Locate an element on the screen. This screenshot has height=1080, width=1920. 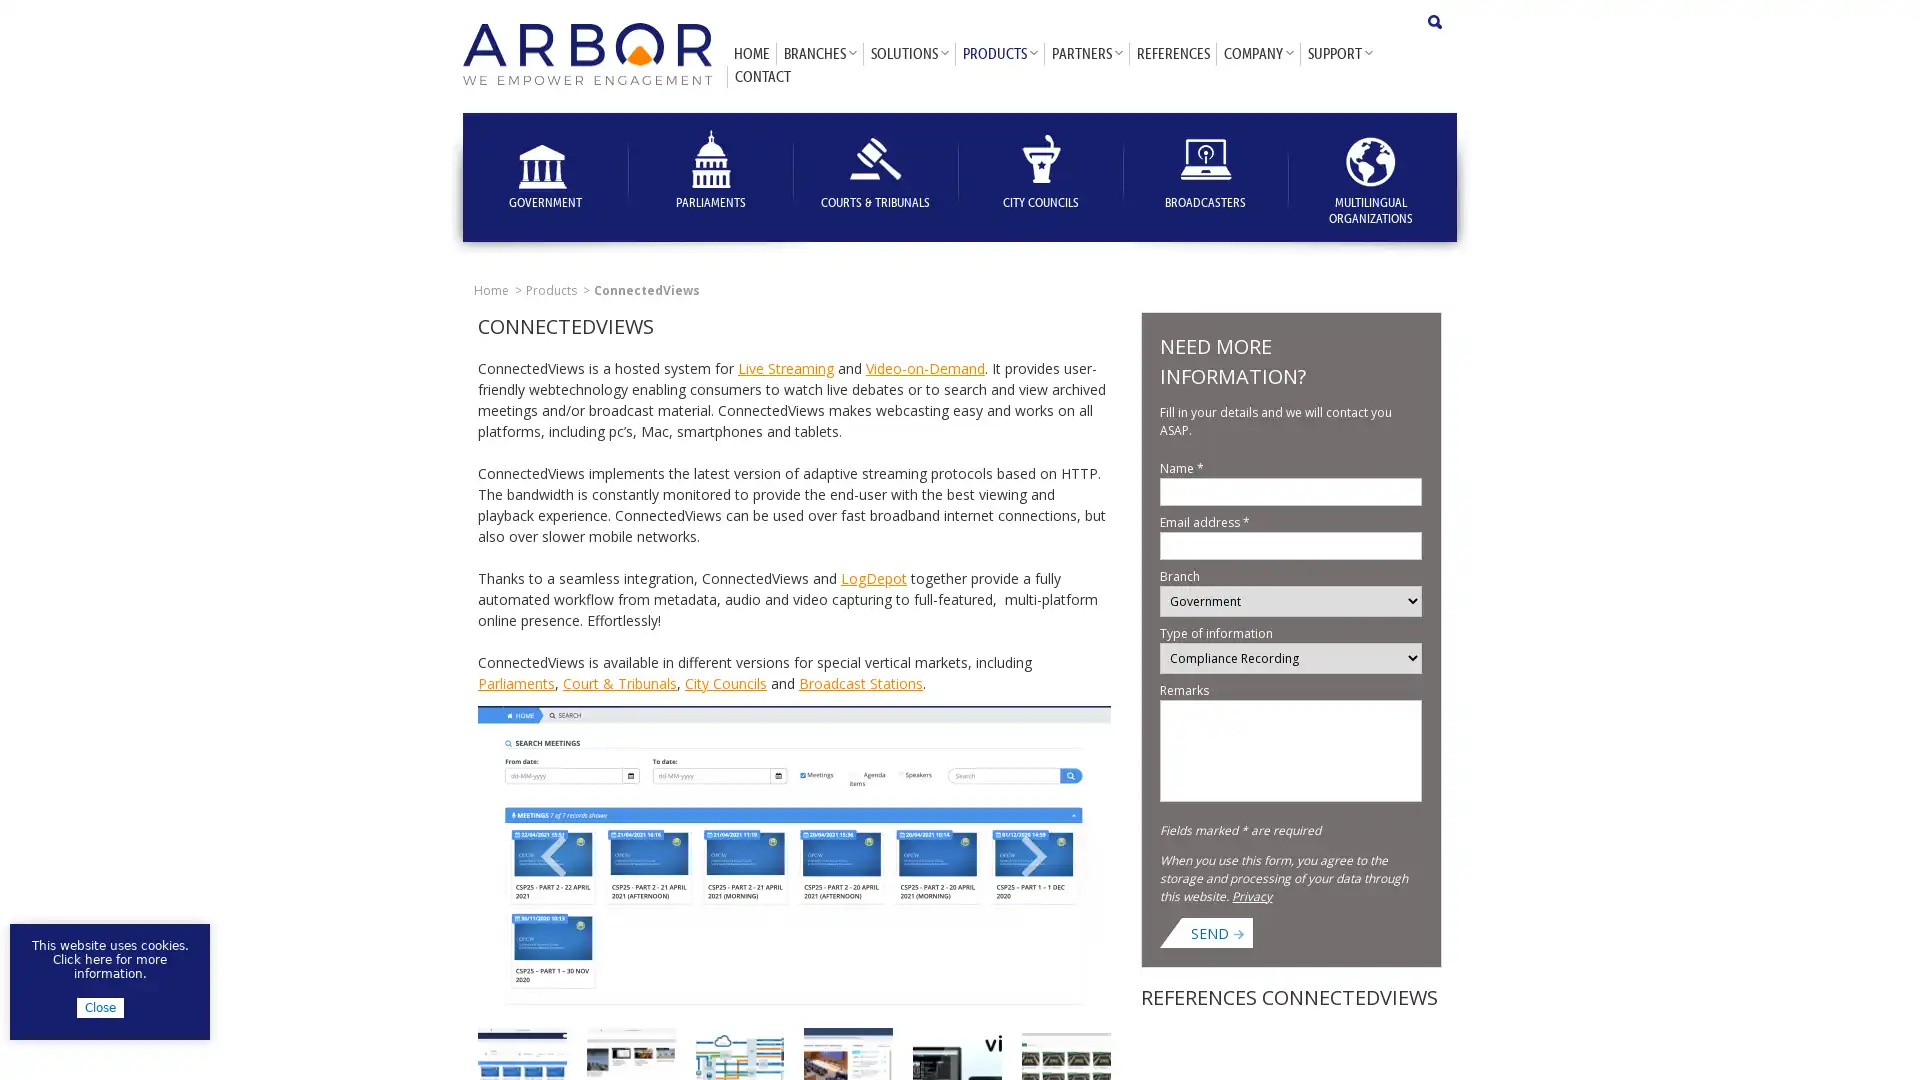
SEND is located at coordinates (1216, 932).